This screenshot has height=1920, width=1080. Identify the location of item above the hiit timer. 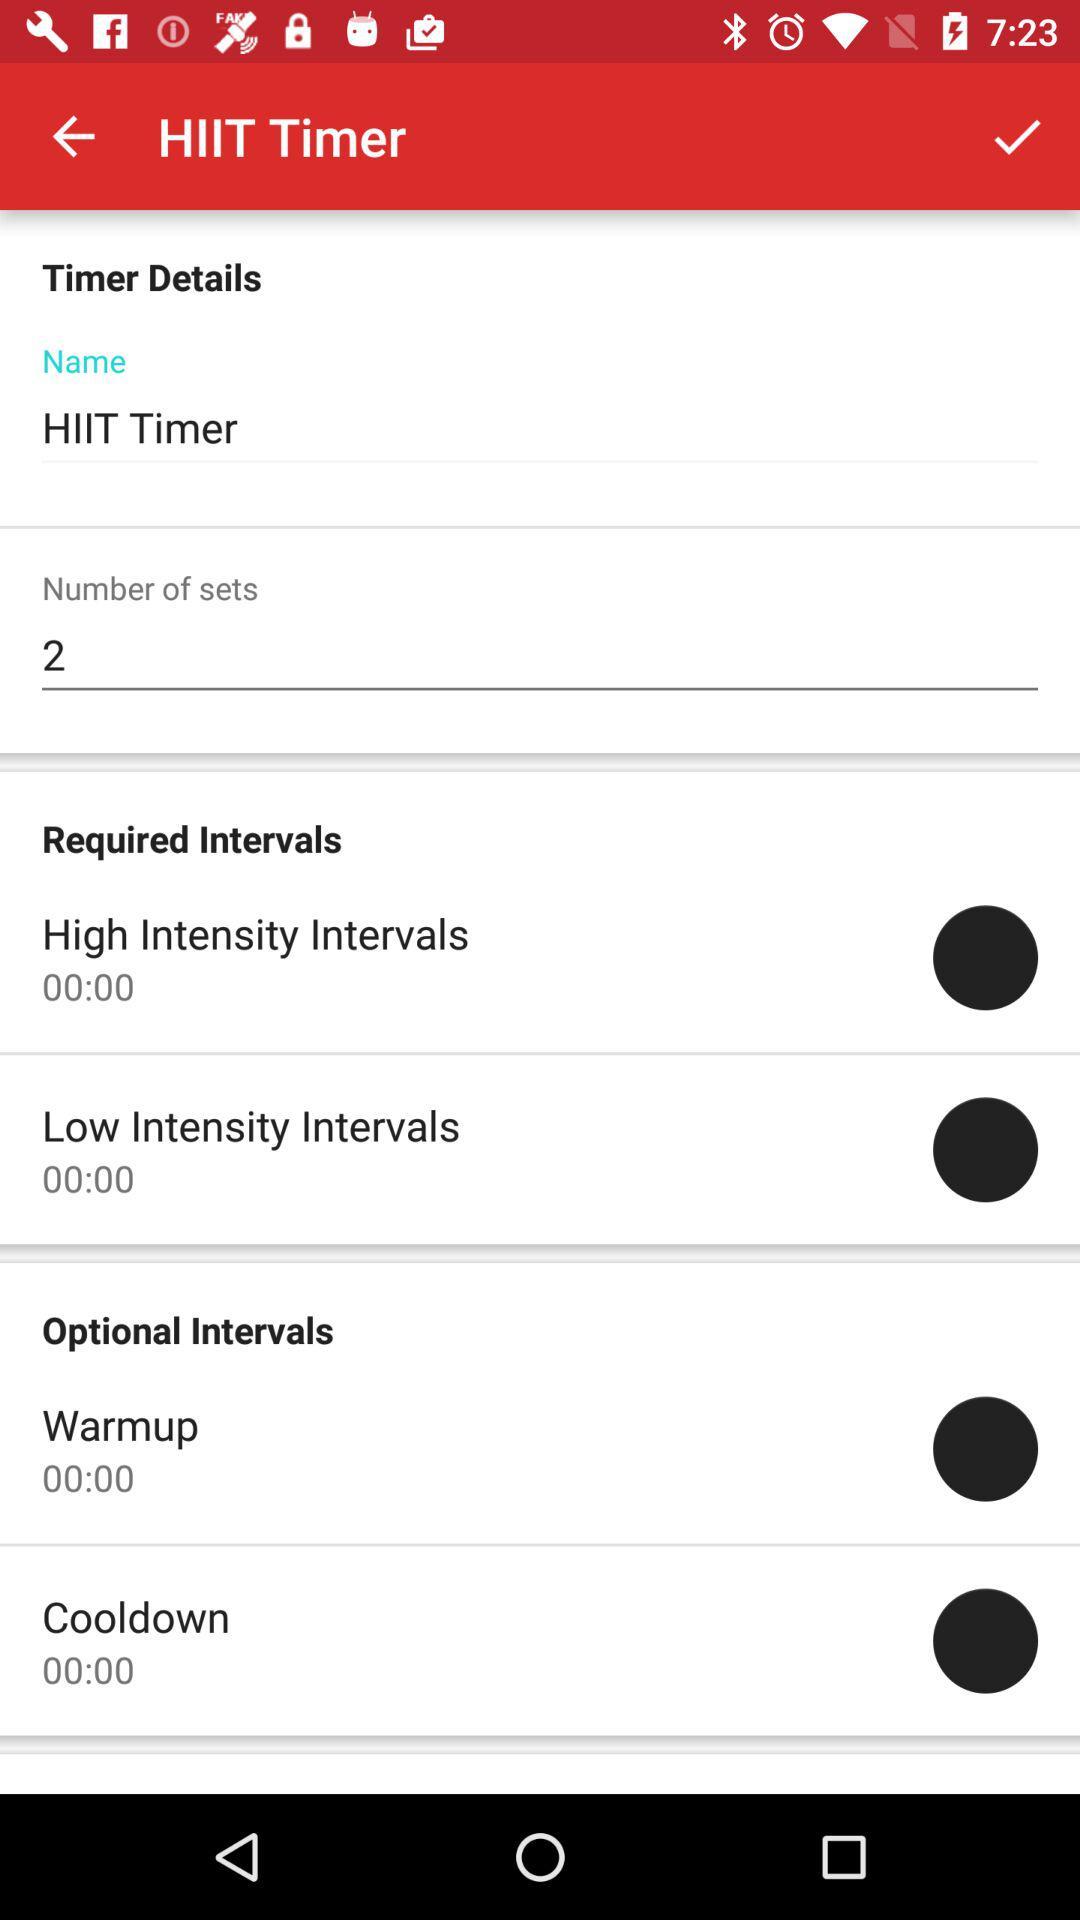
(1017, 135).